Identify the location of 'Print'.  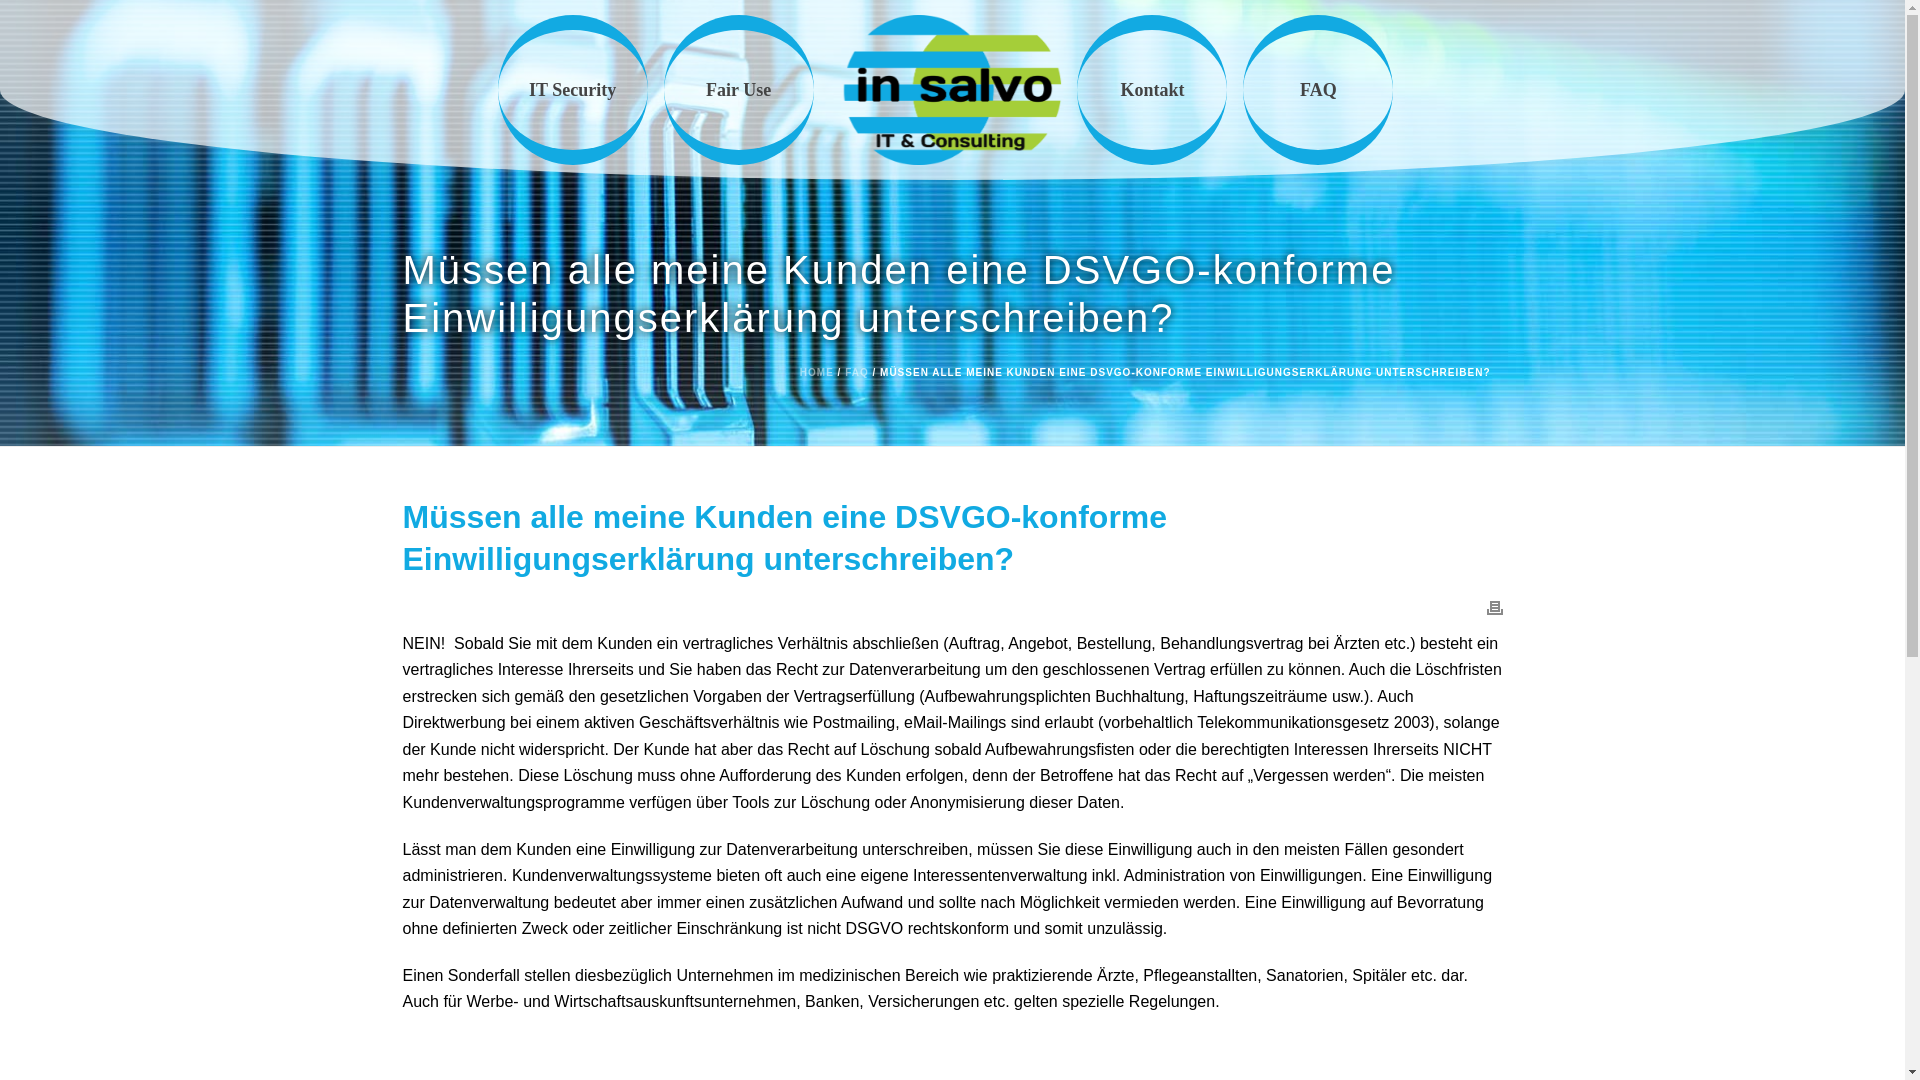
(1493, 606).